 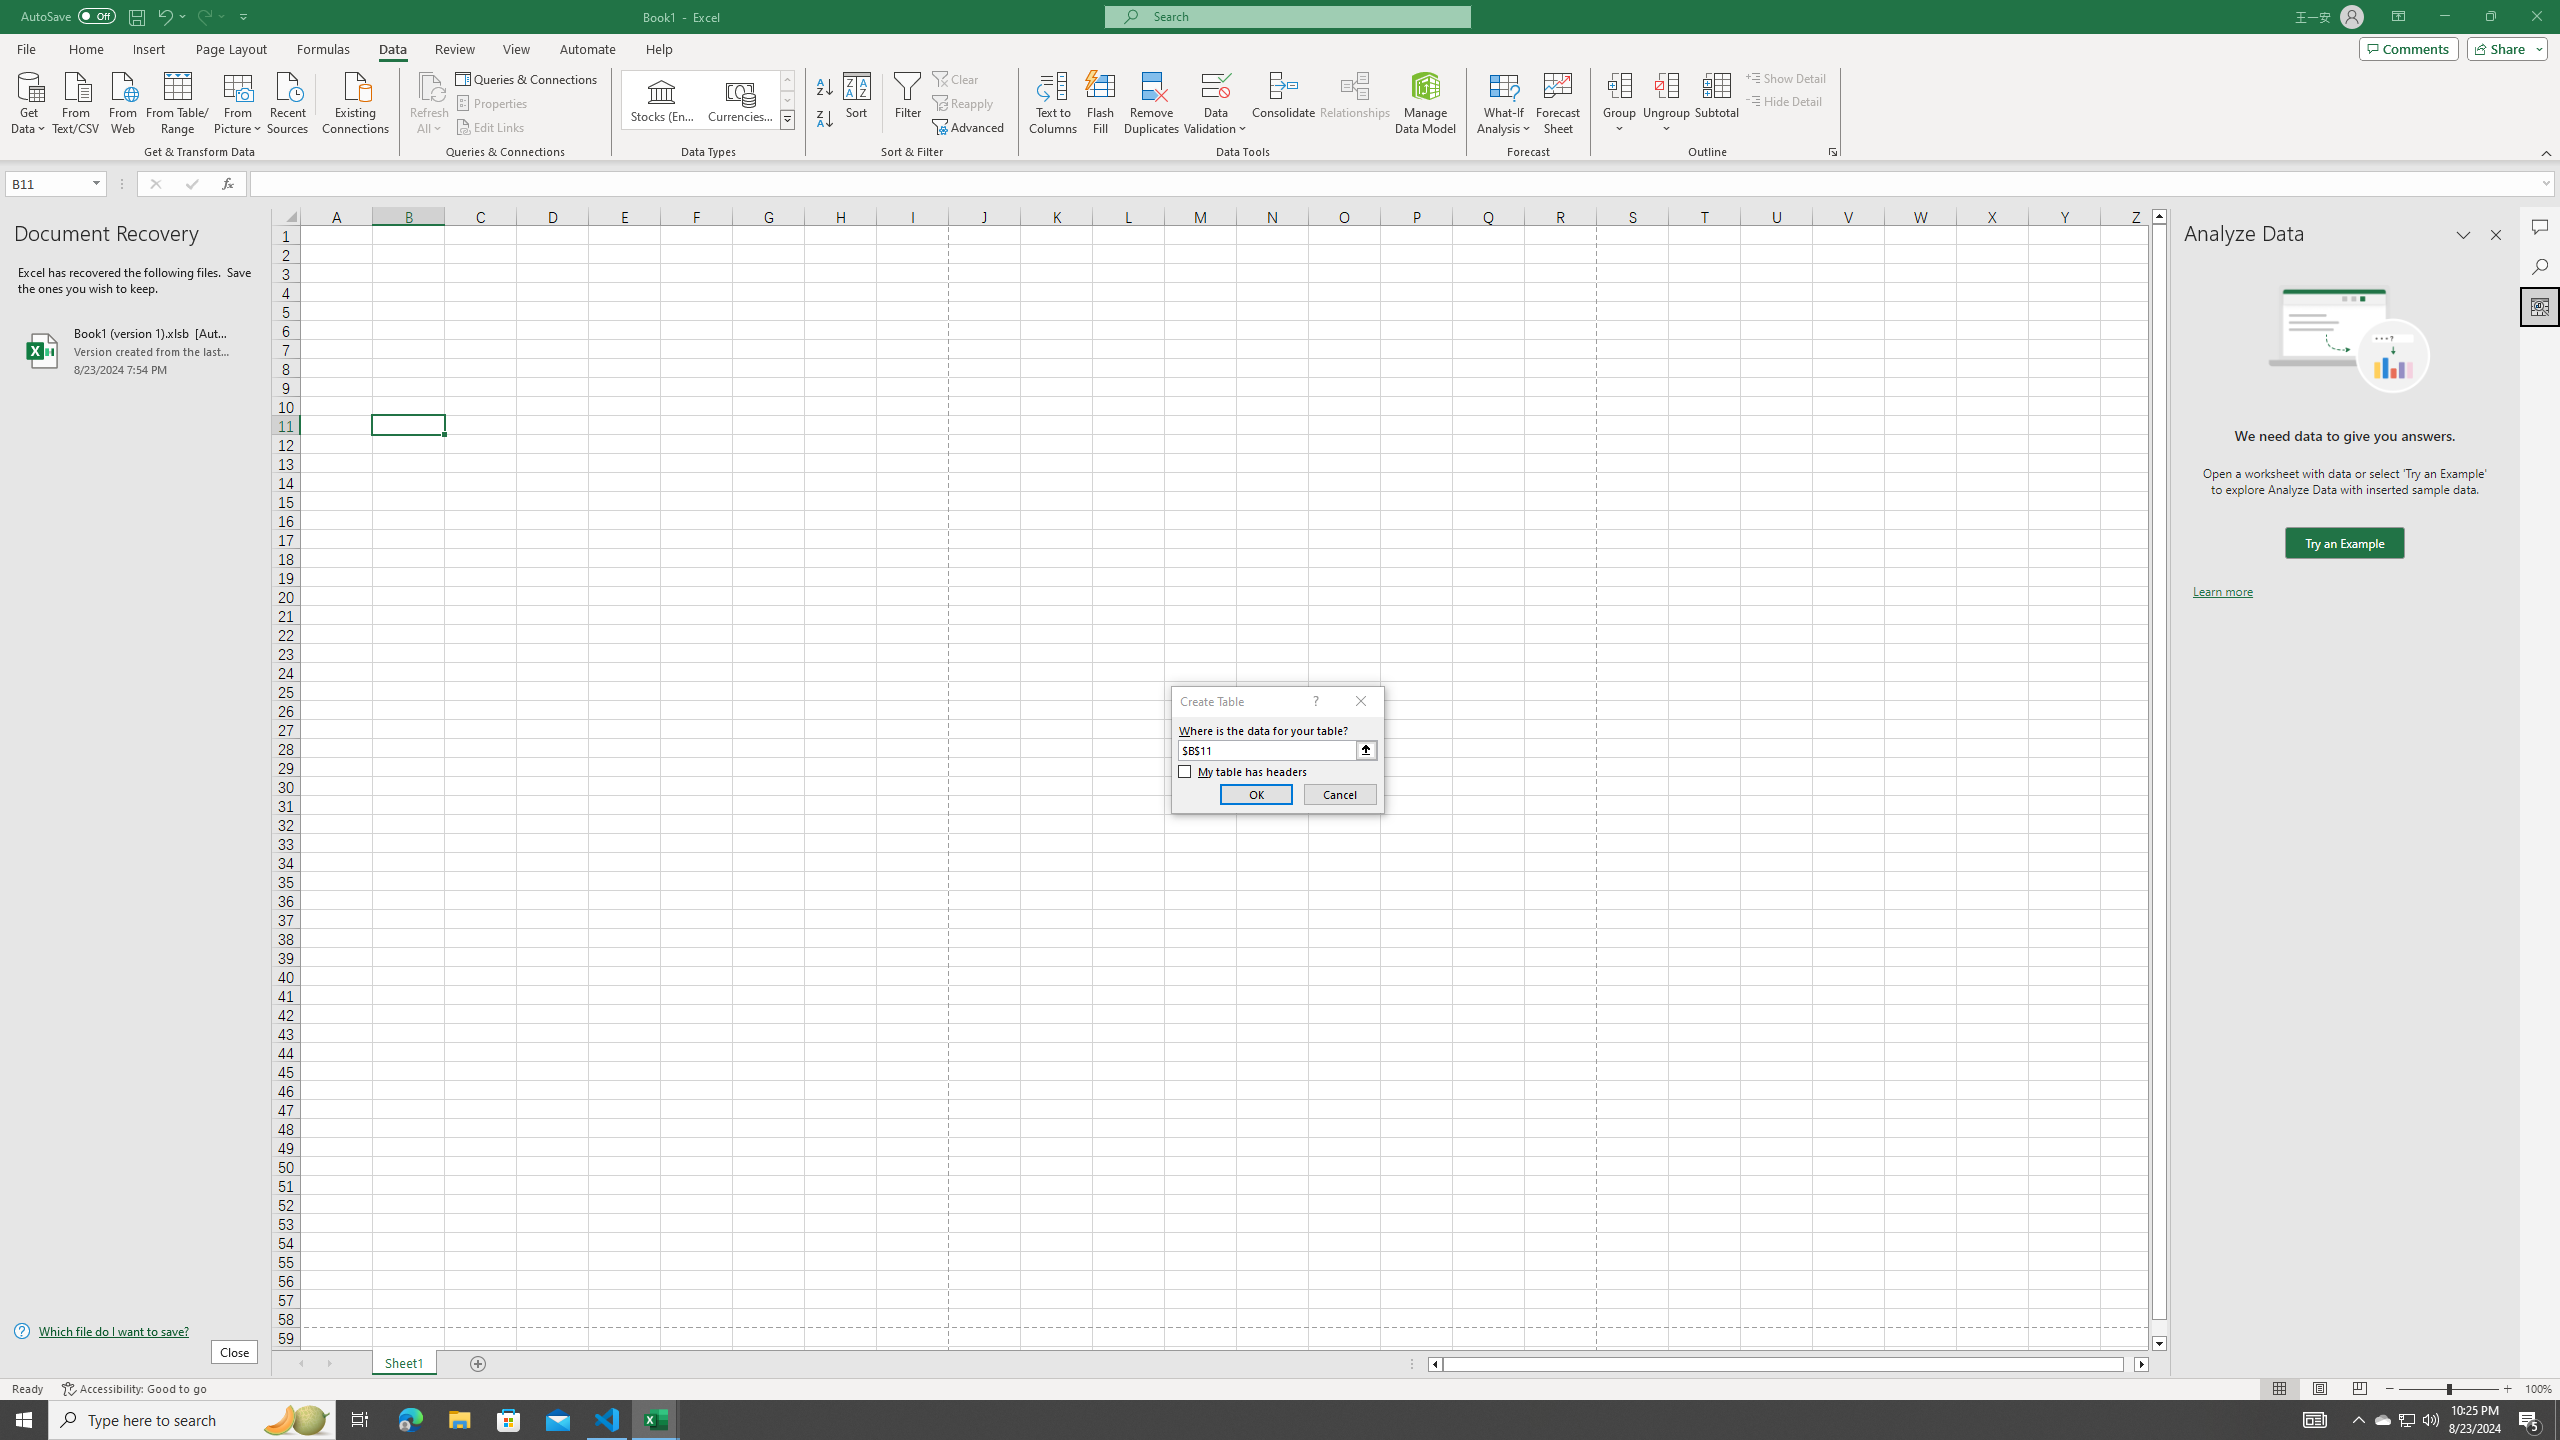 I want to click on 'AutomationID: ConvertToLinkedEntity', so click(x=709, y=99).